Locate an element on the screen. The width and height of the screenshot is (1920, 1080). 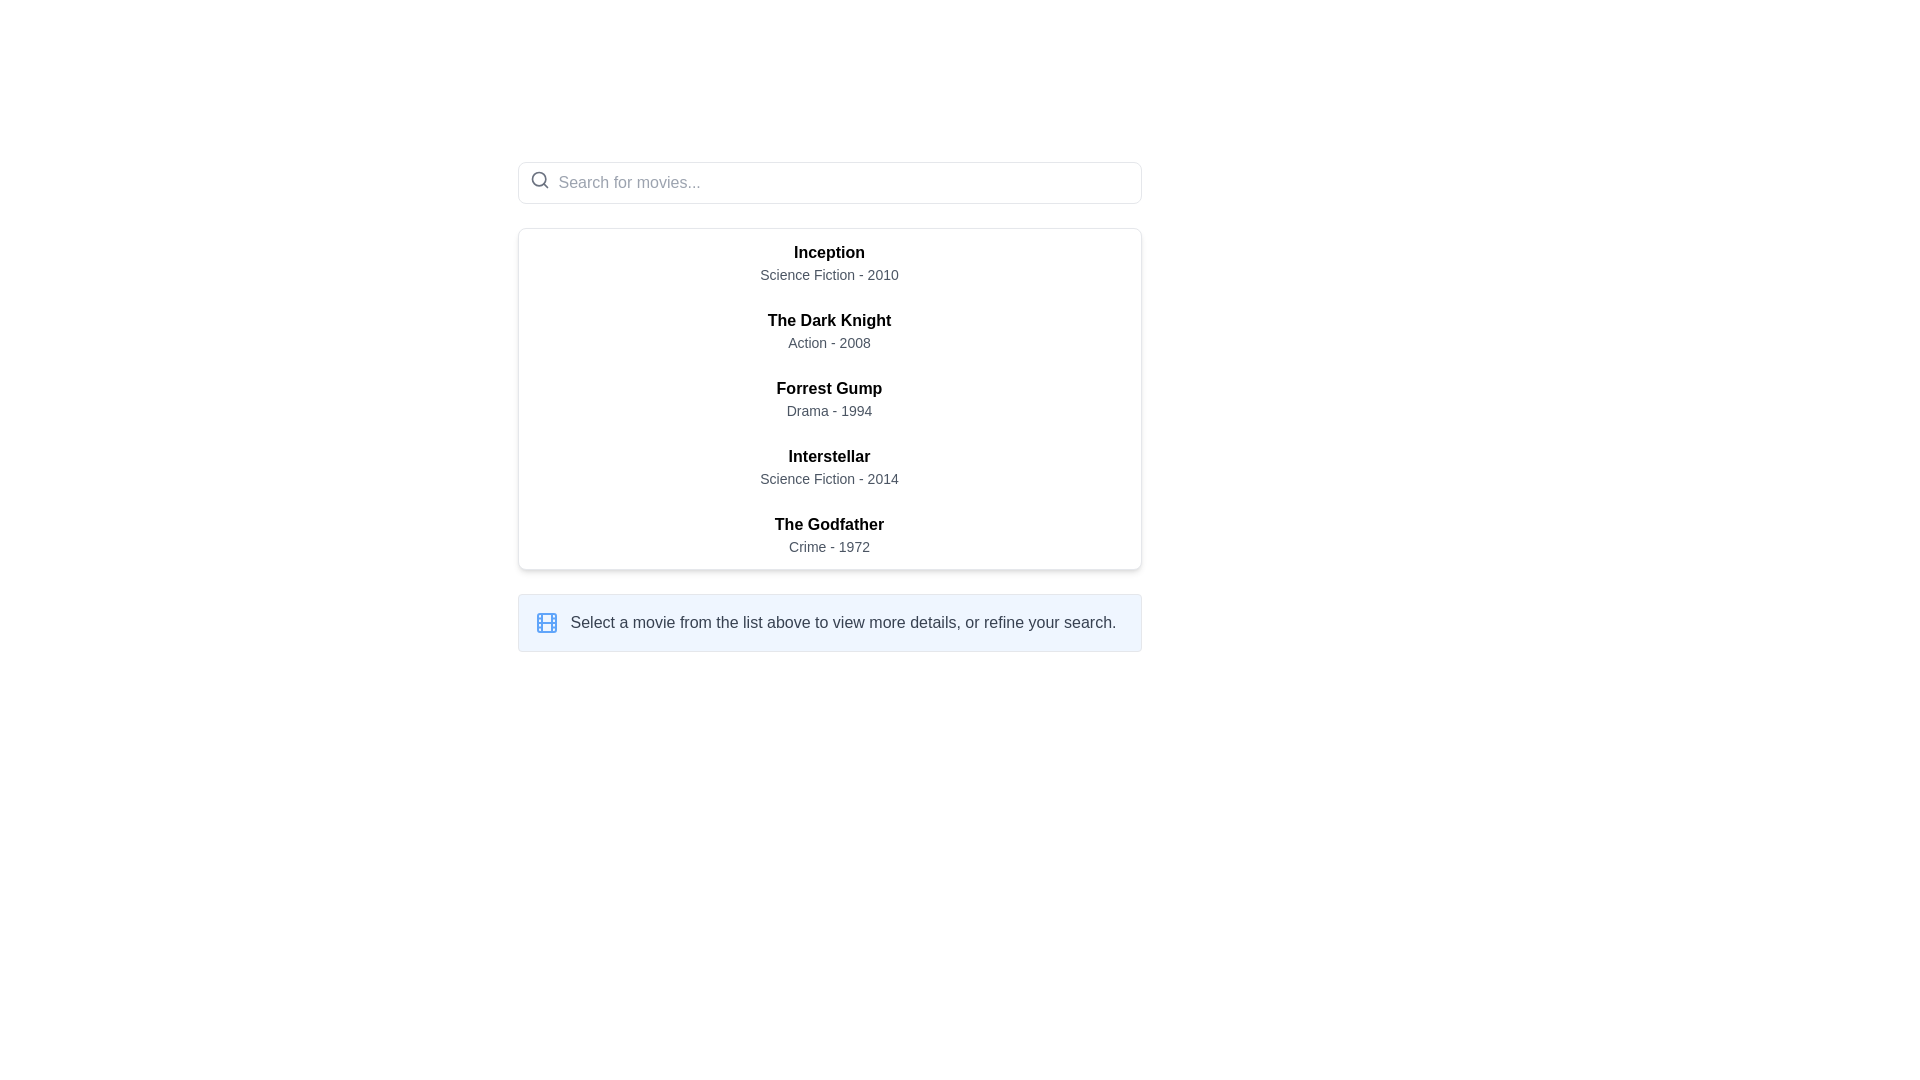
the text label displaying 'Science Fiction - 2010', which is styled in a smaller, muted gray font and positioned directly below the bold title 'Inception' is located at coordinates (829, 274).